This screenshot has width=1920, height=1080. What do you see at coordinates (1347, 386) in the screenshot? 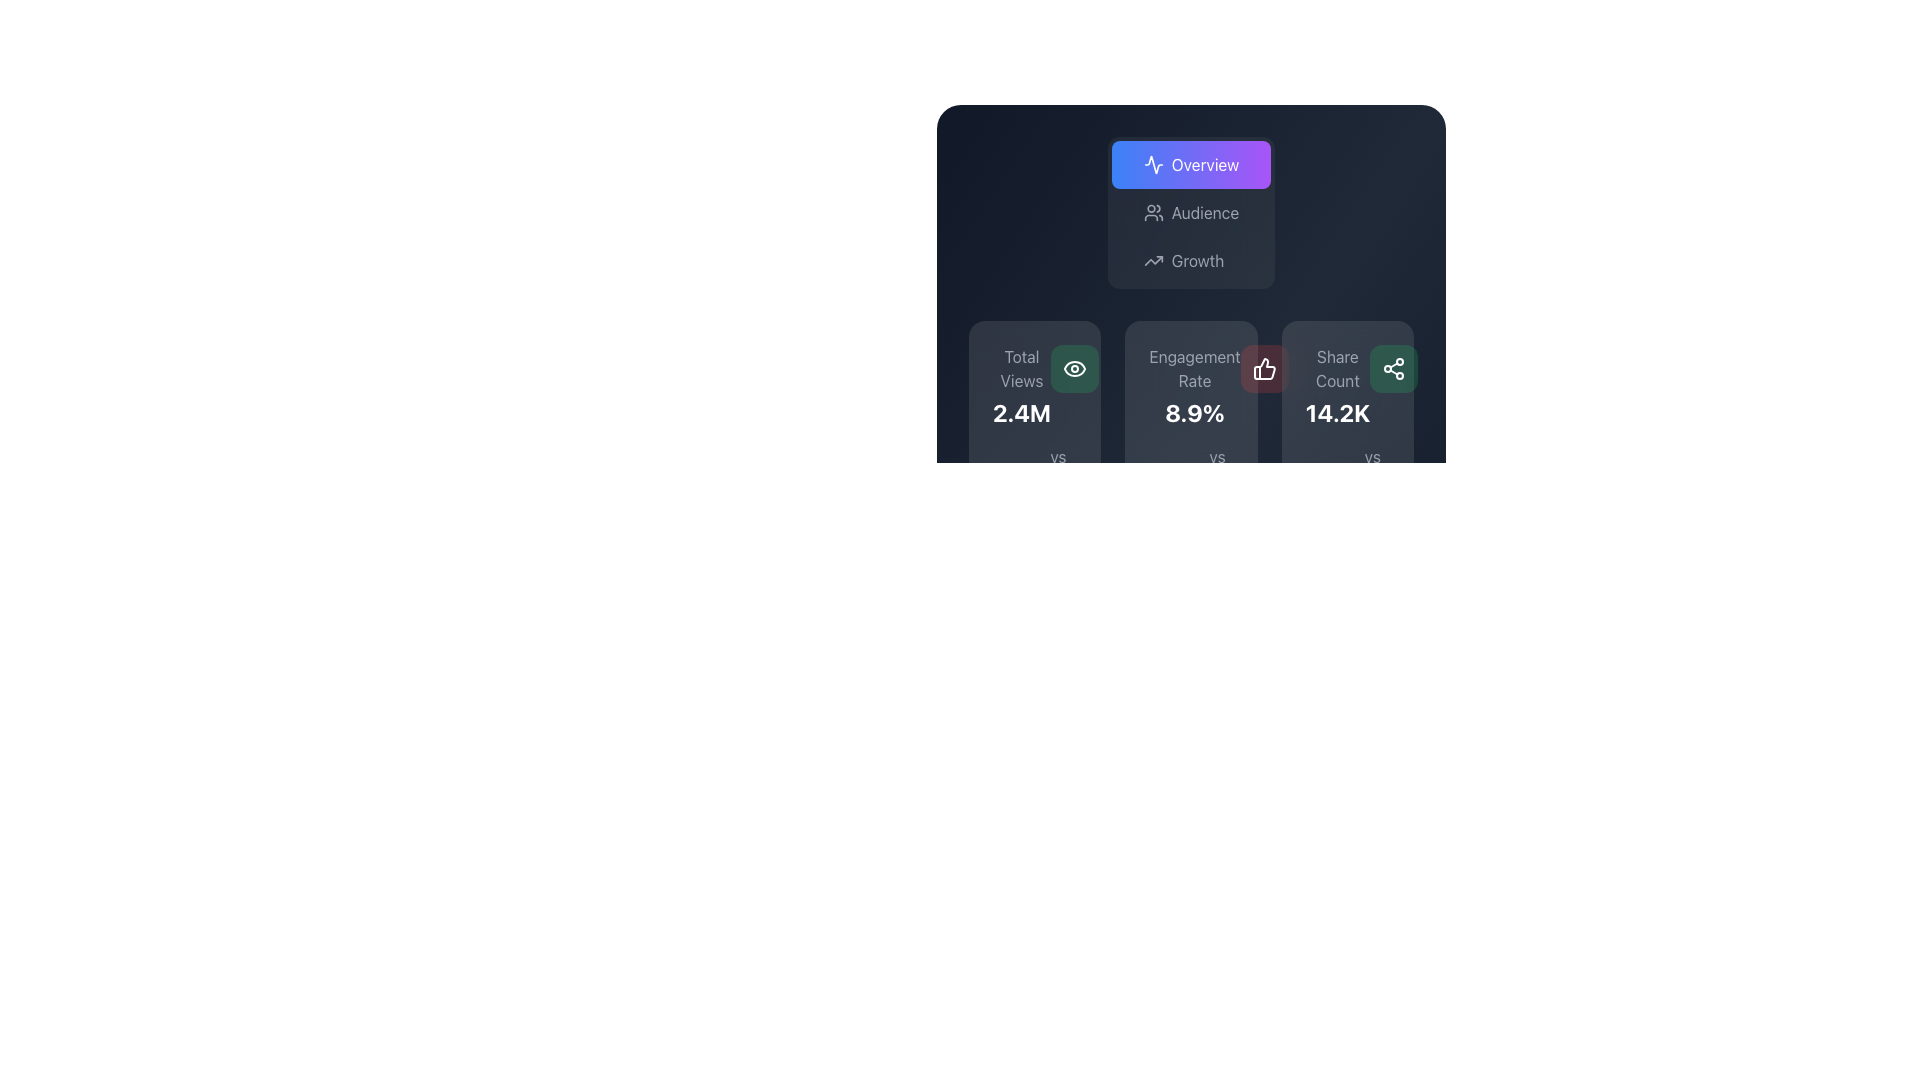
I see `displayed text of the 'Share Count' statistical display element, which shows '14.2K' prominently on a dark background` at bounding box center [1347, 386].